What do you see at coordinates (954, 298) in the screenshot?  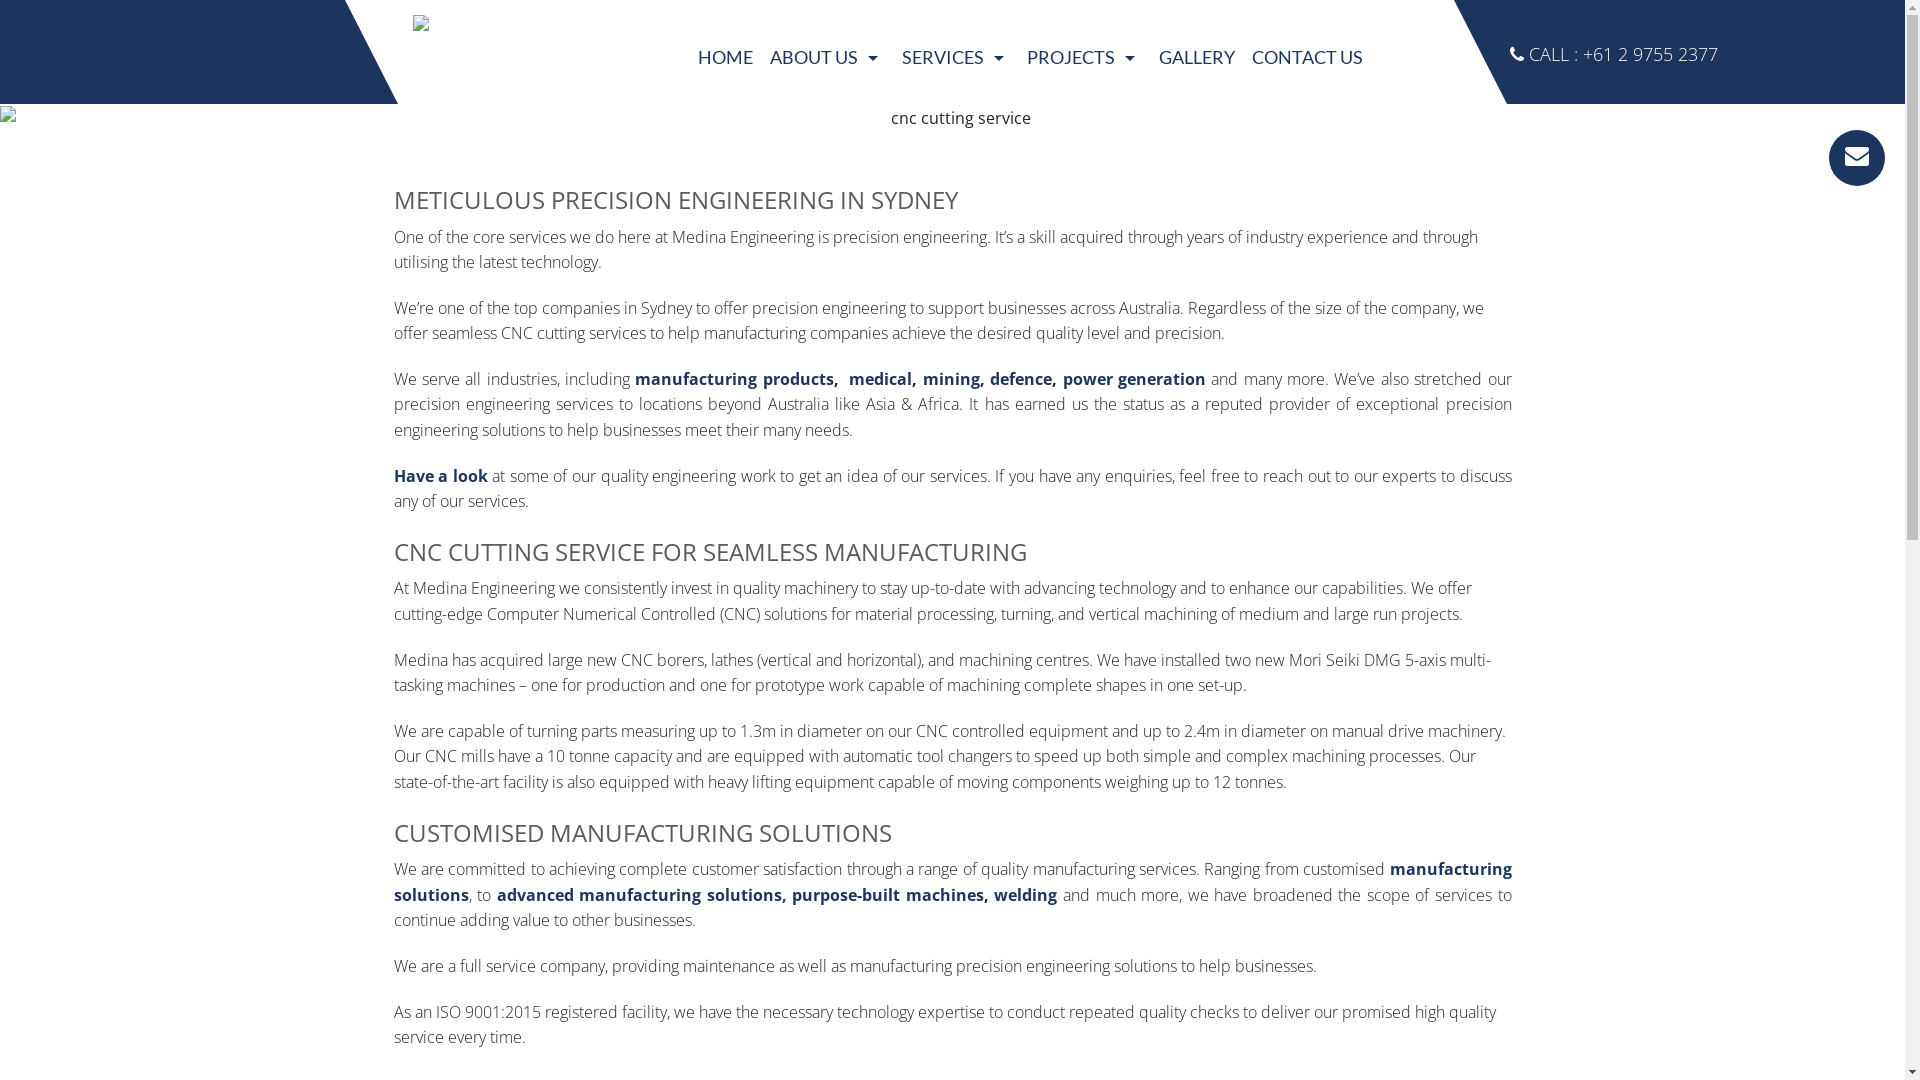 I see `'FABRICATION & WELDING'` at bounding box center [954, 298].